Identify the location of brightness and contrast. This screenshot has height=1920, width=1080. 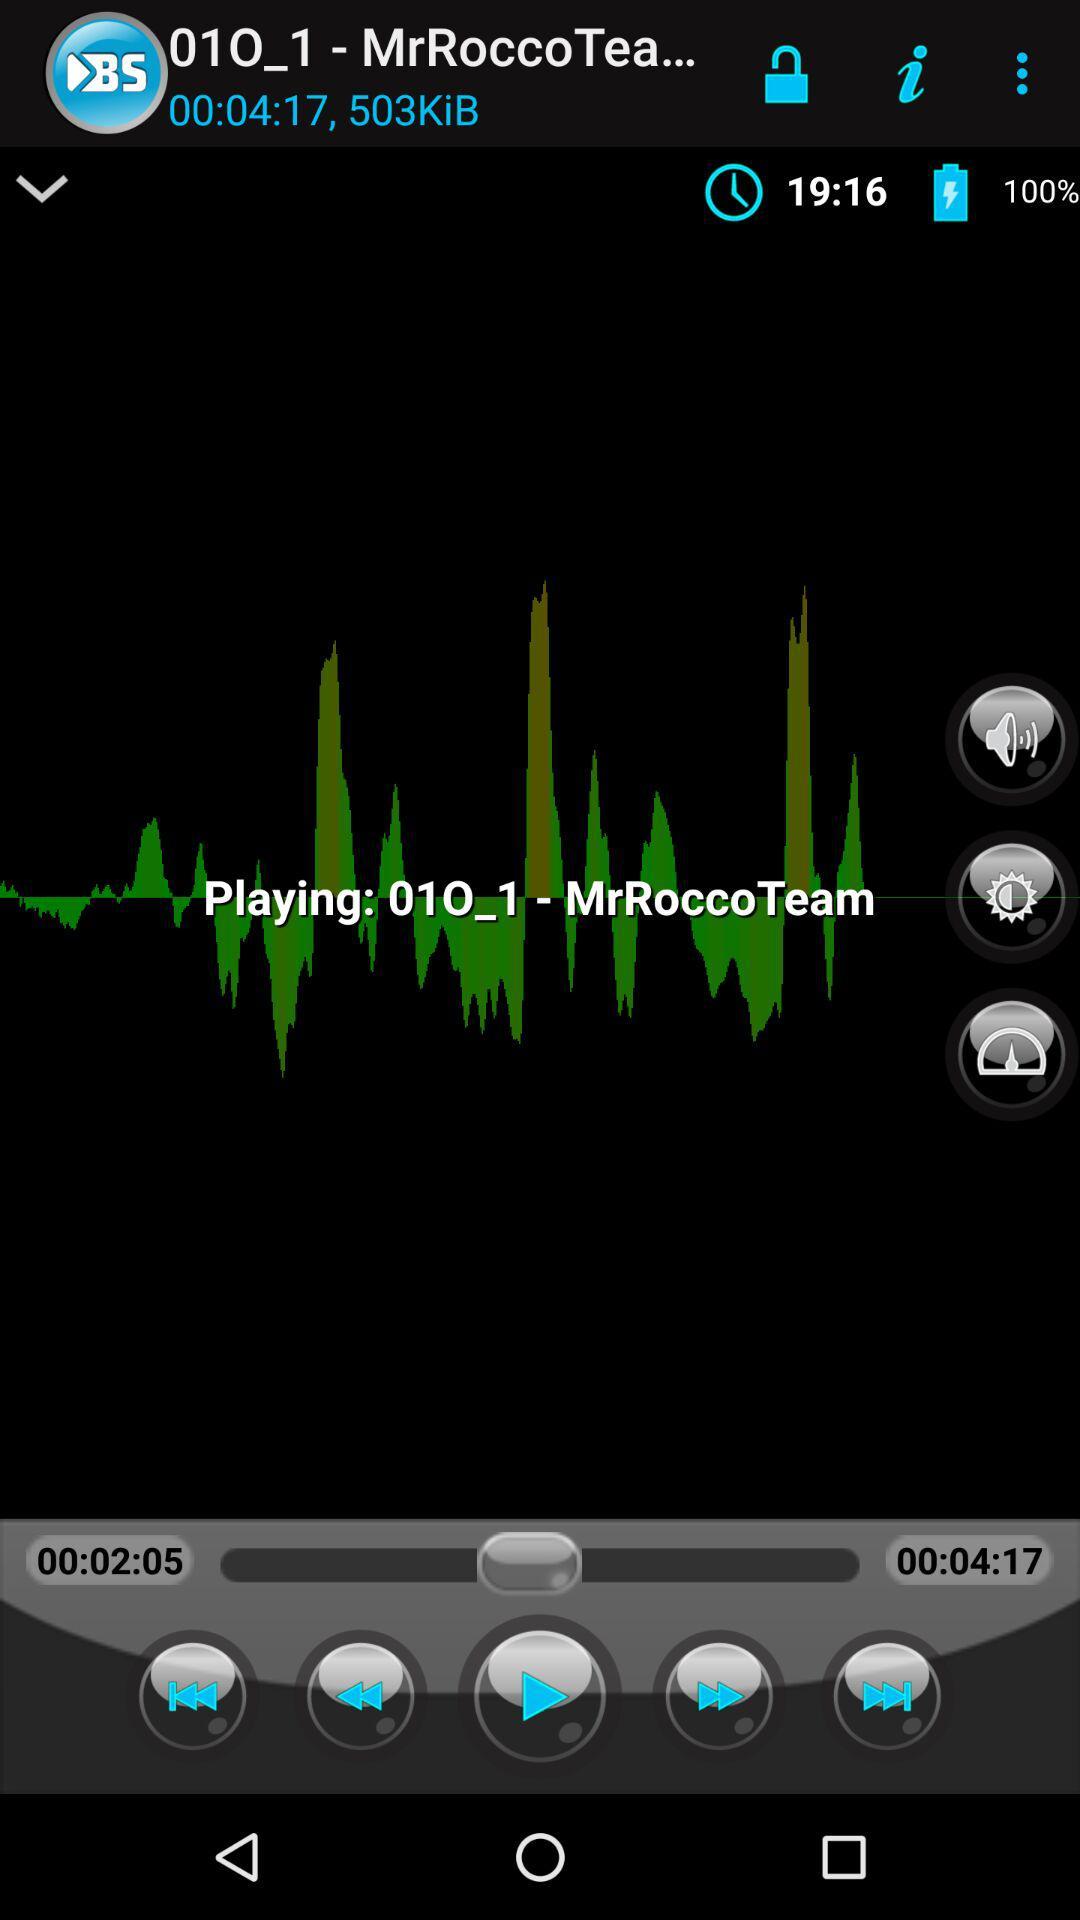
(1011, 885).